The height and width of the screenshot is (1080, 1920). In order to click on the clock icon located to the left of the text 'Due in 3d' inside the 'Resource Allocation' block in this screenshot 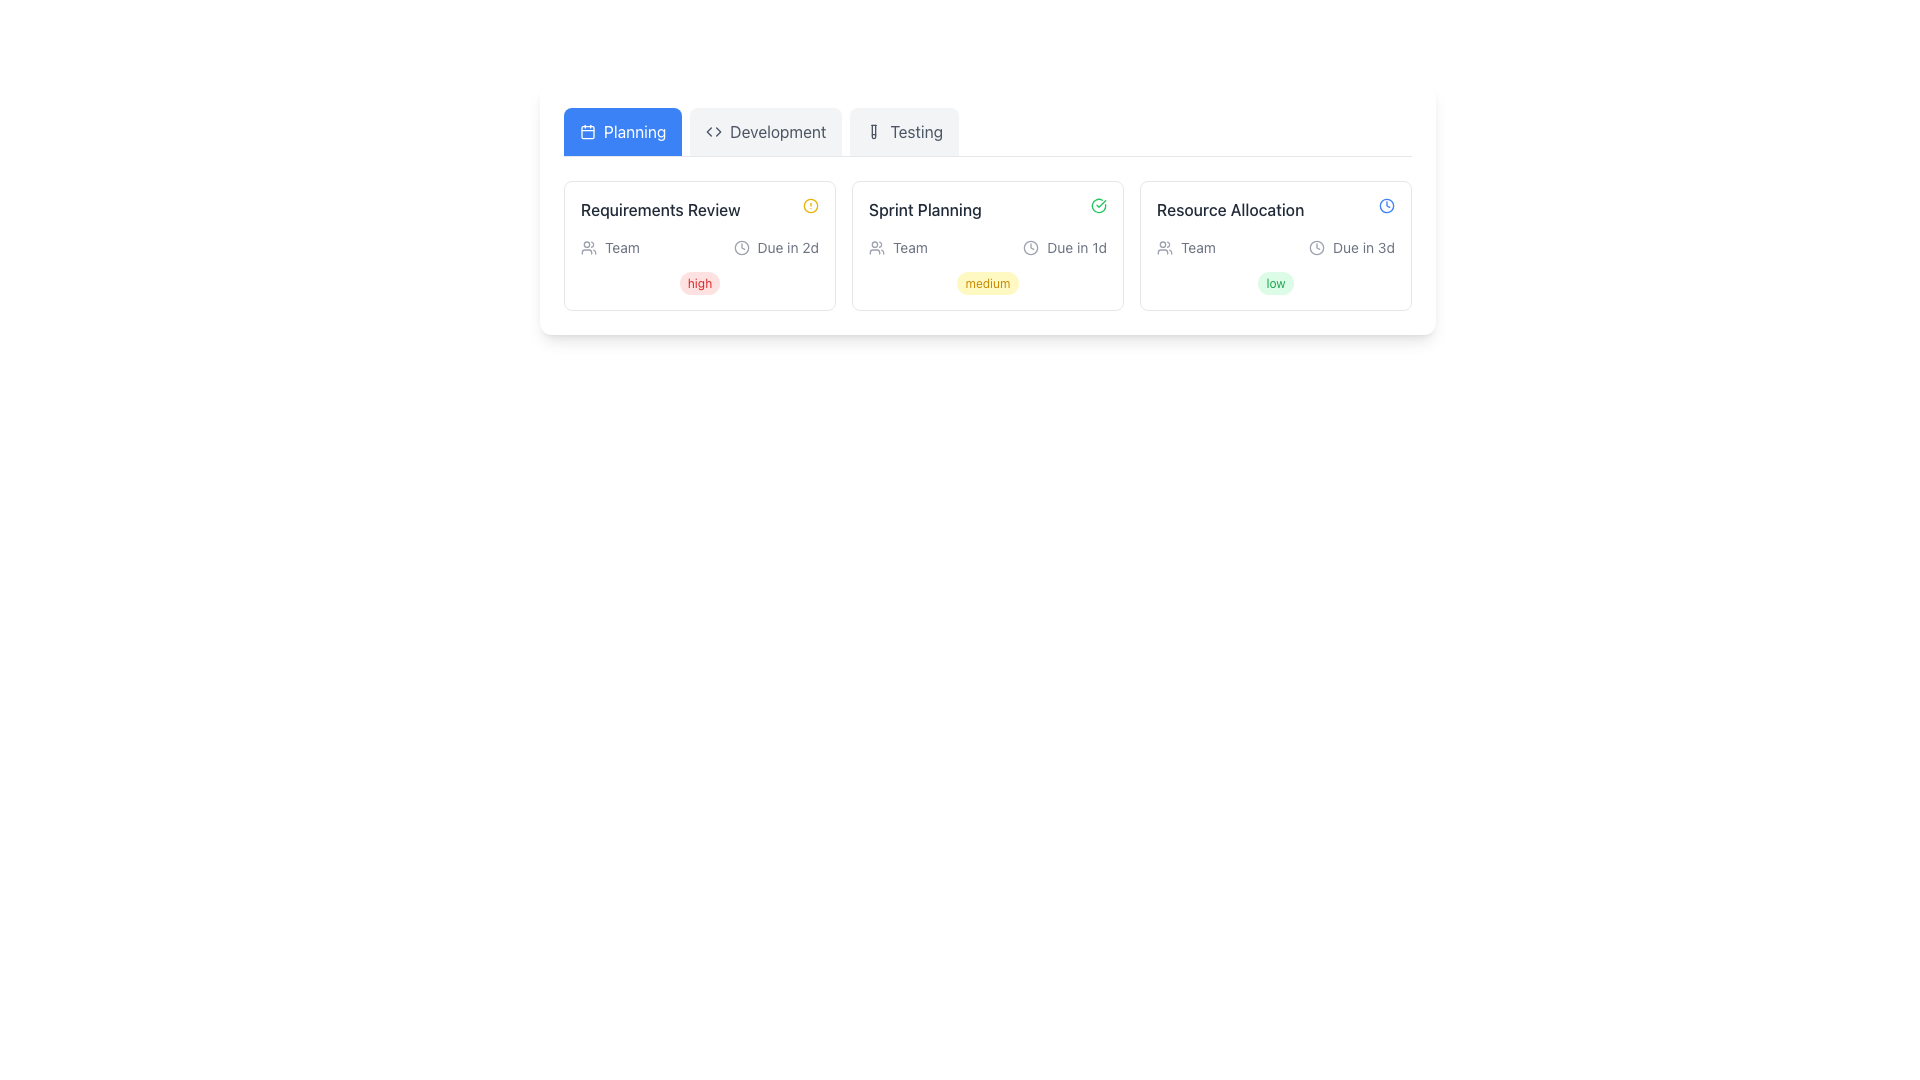, I will do `click(1317, 246)`.